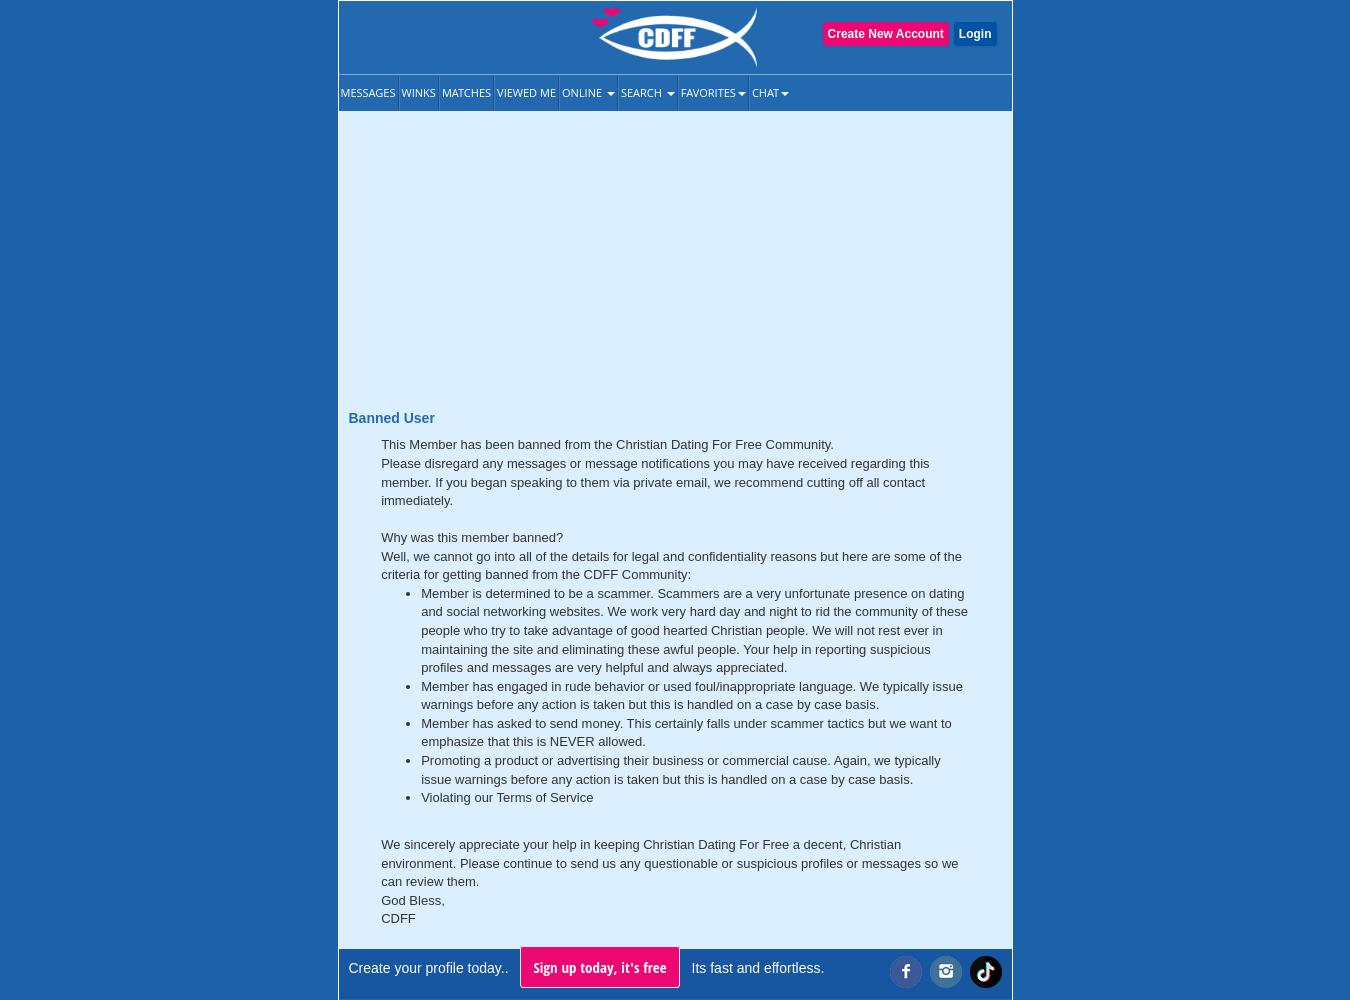 The height and width of the screenshot is (1000, 1350). Describe the element at coordinates (465, 91) in the screenshot. I see `'Matches'` at that location.